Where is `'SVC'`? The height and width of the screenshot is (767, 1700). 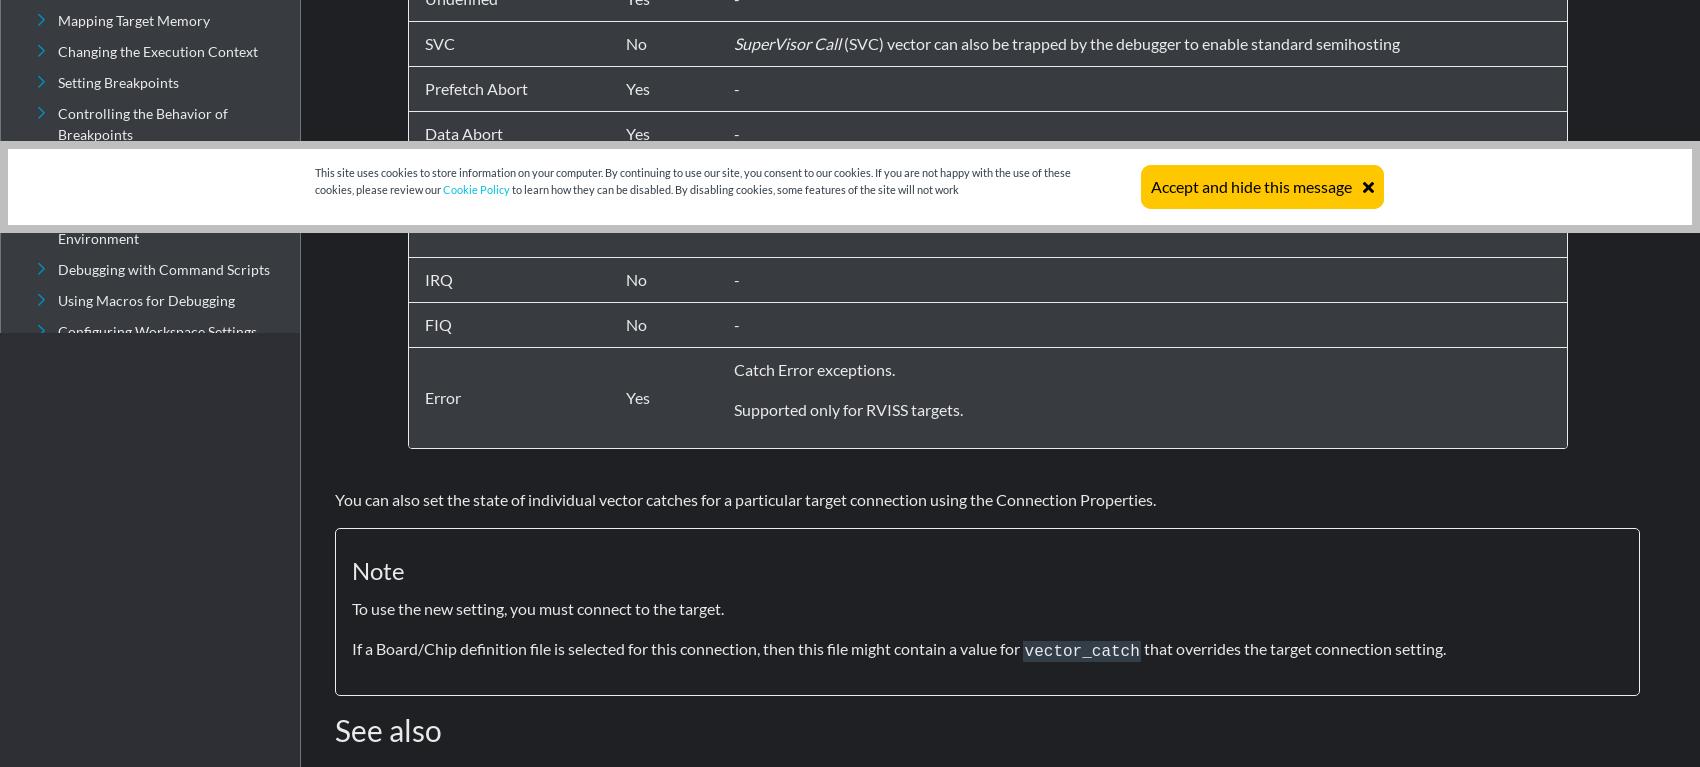 'SVC' is located at coordinates (438, 42).